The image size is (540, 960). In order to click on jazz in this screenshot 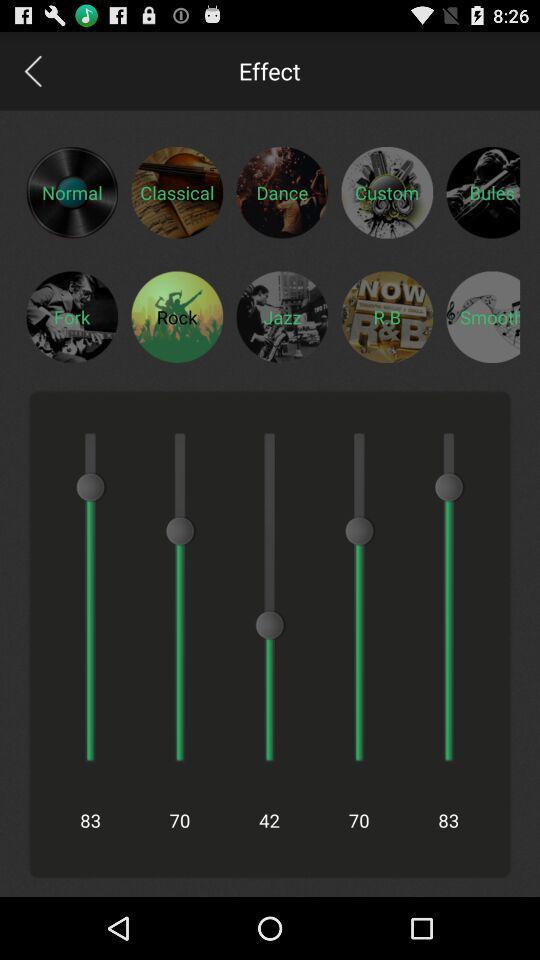, I will do `click(281, 316)`.